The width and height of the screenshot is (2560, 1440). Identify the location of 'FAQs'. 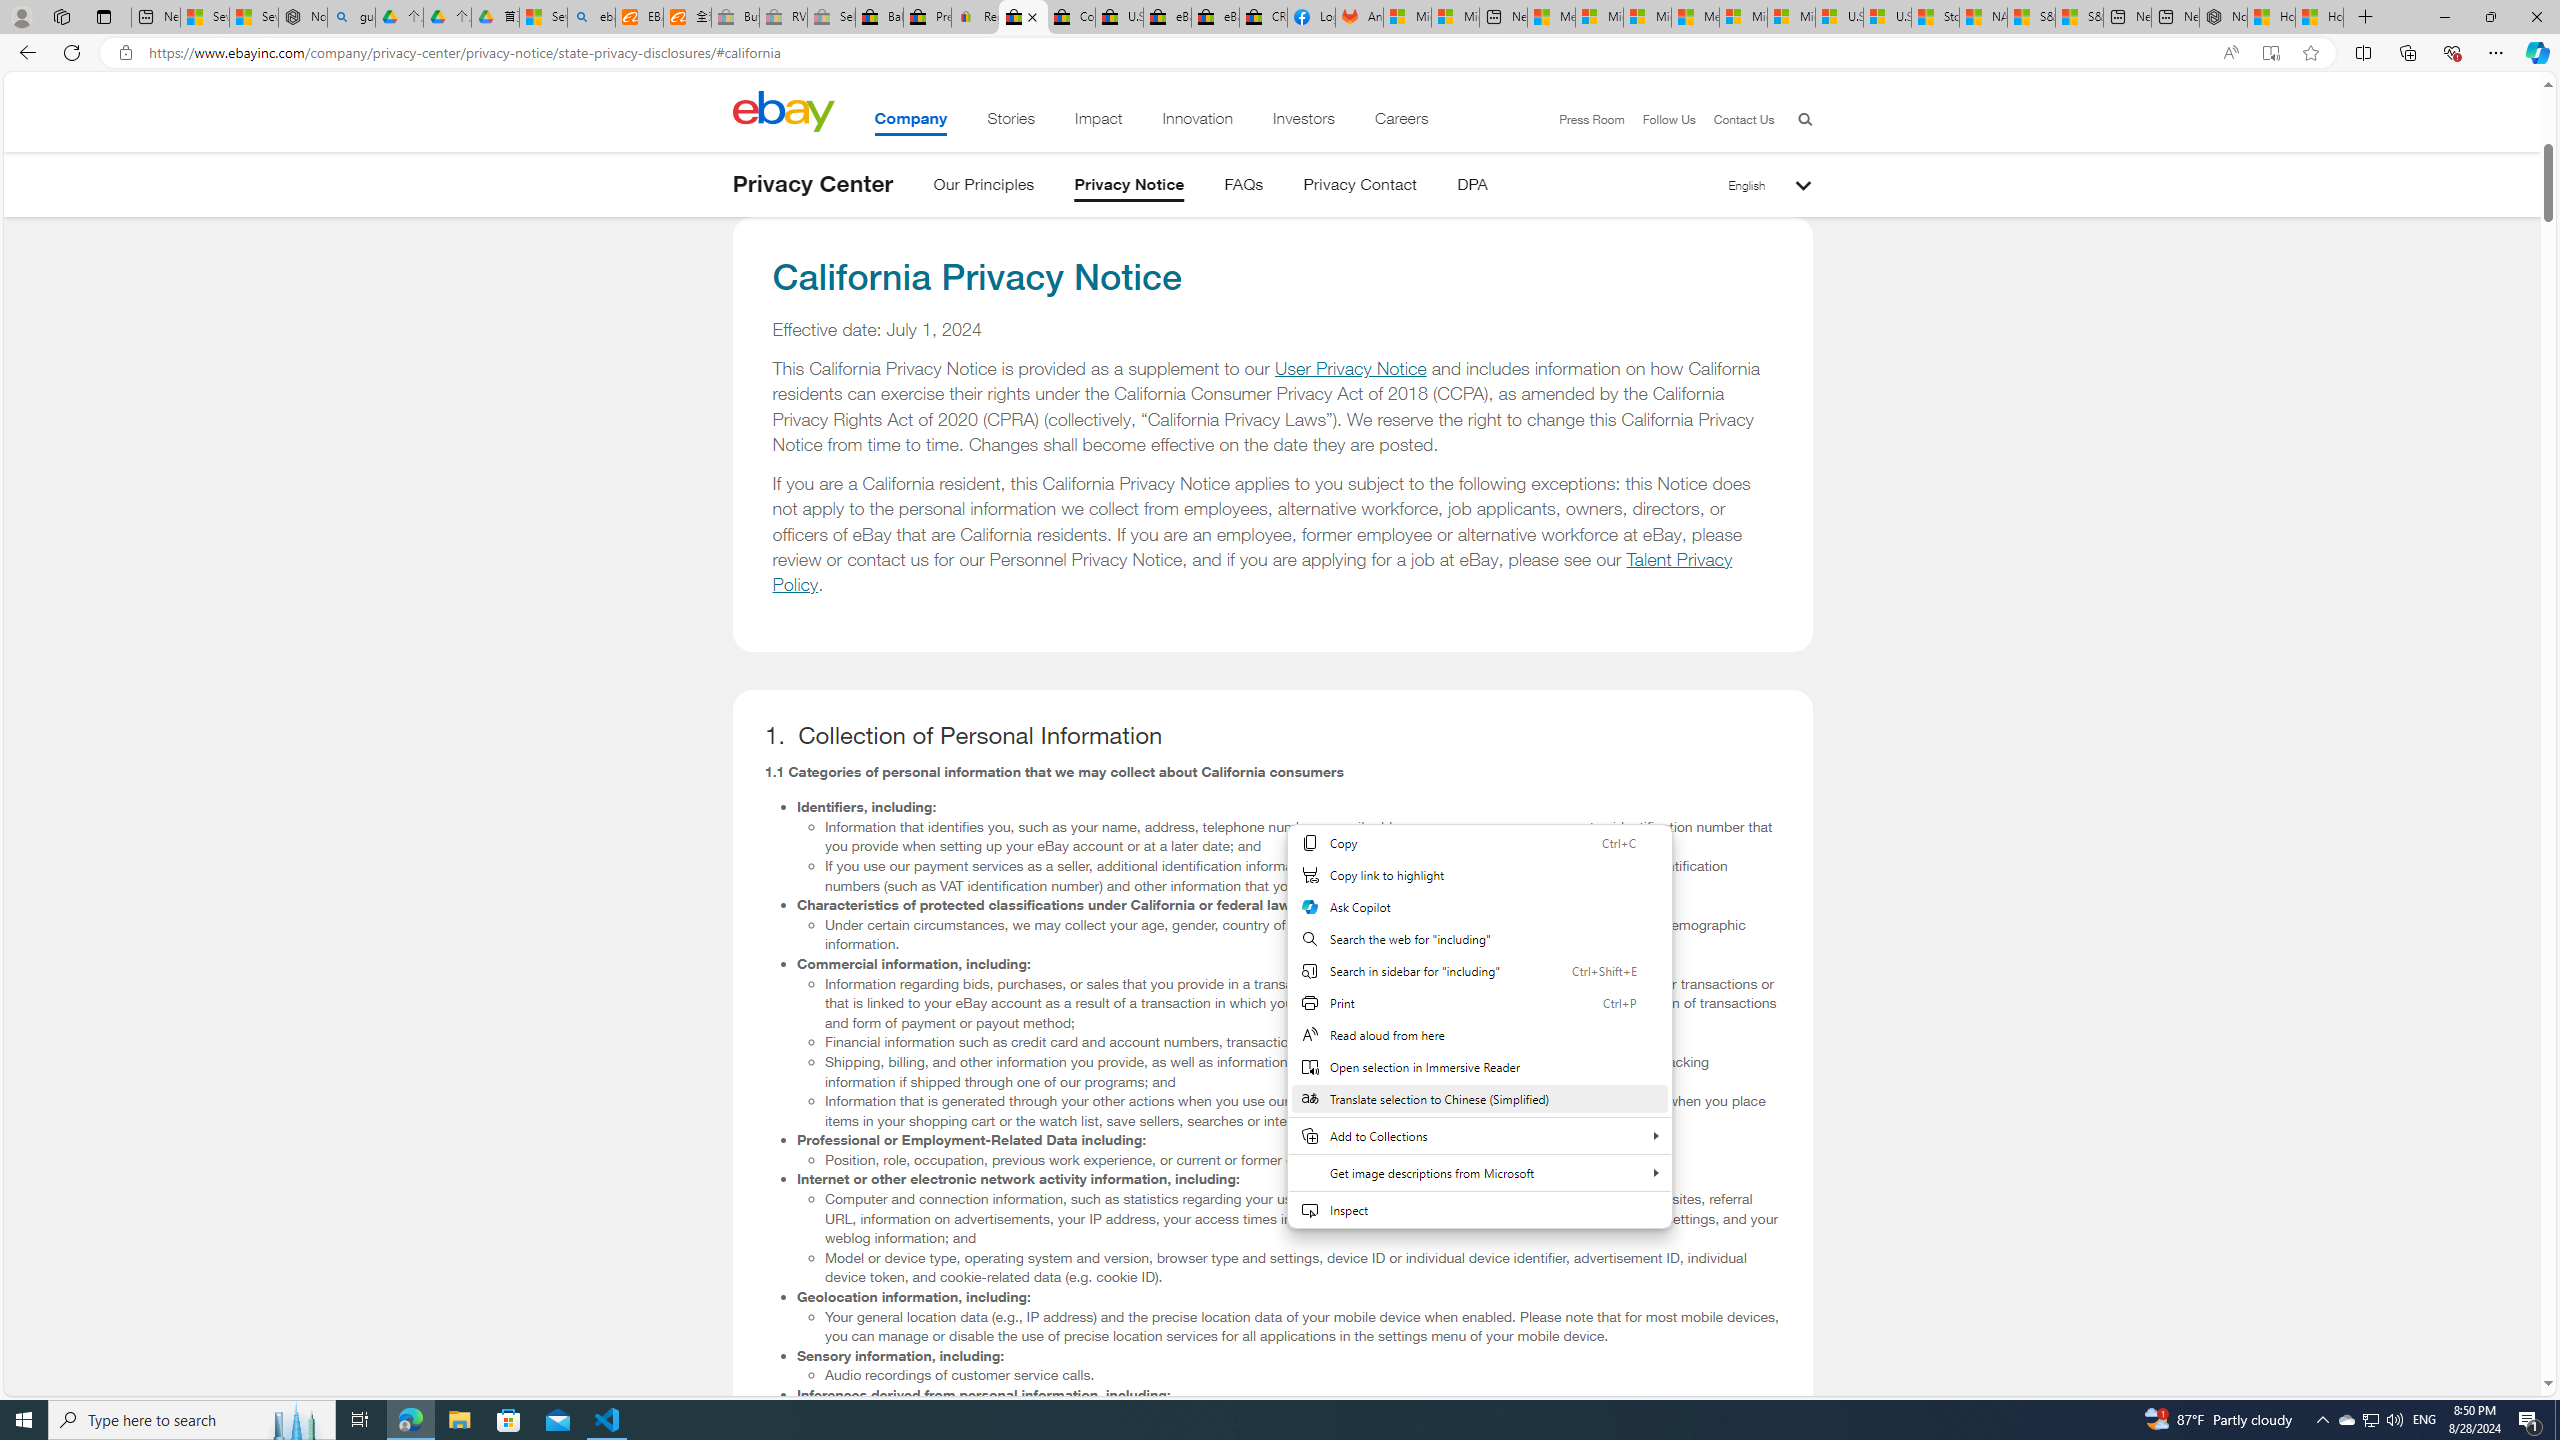
(1243, 187).